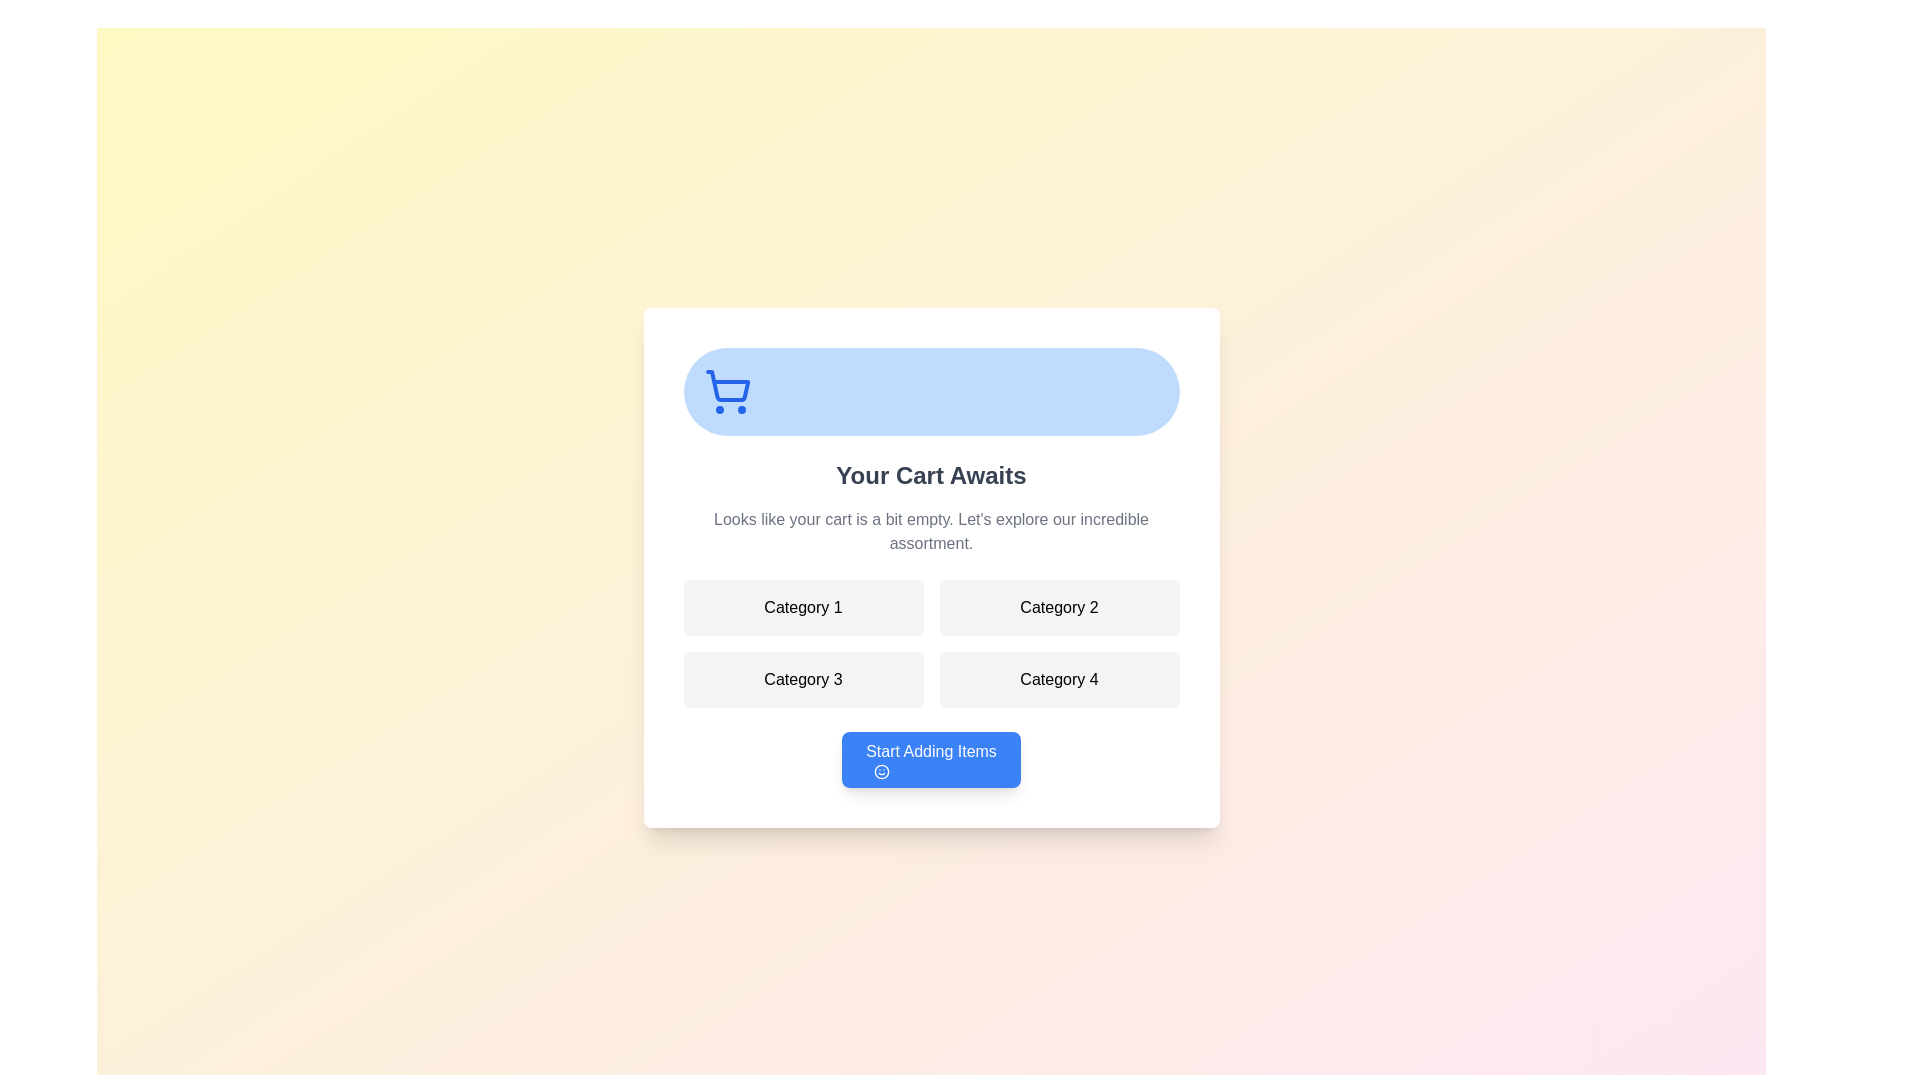  What do you see at coordinates (881, 770) in the screenshot?
I see `the 'Start Adding Items' button which contains the smiley face icon located at the center bottom of the card interface` at bounding box center [881, 770].